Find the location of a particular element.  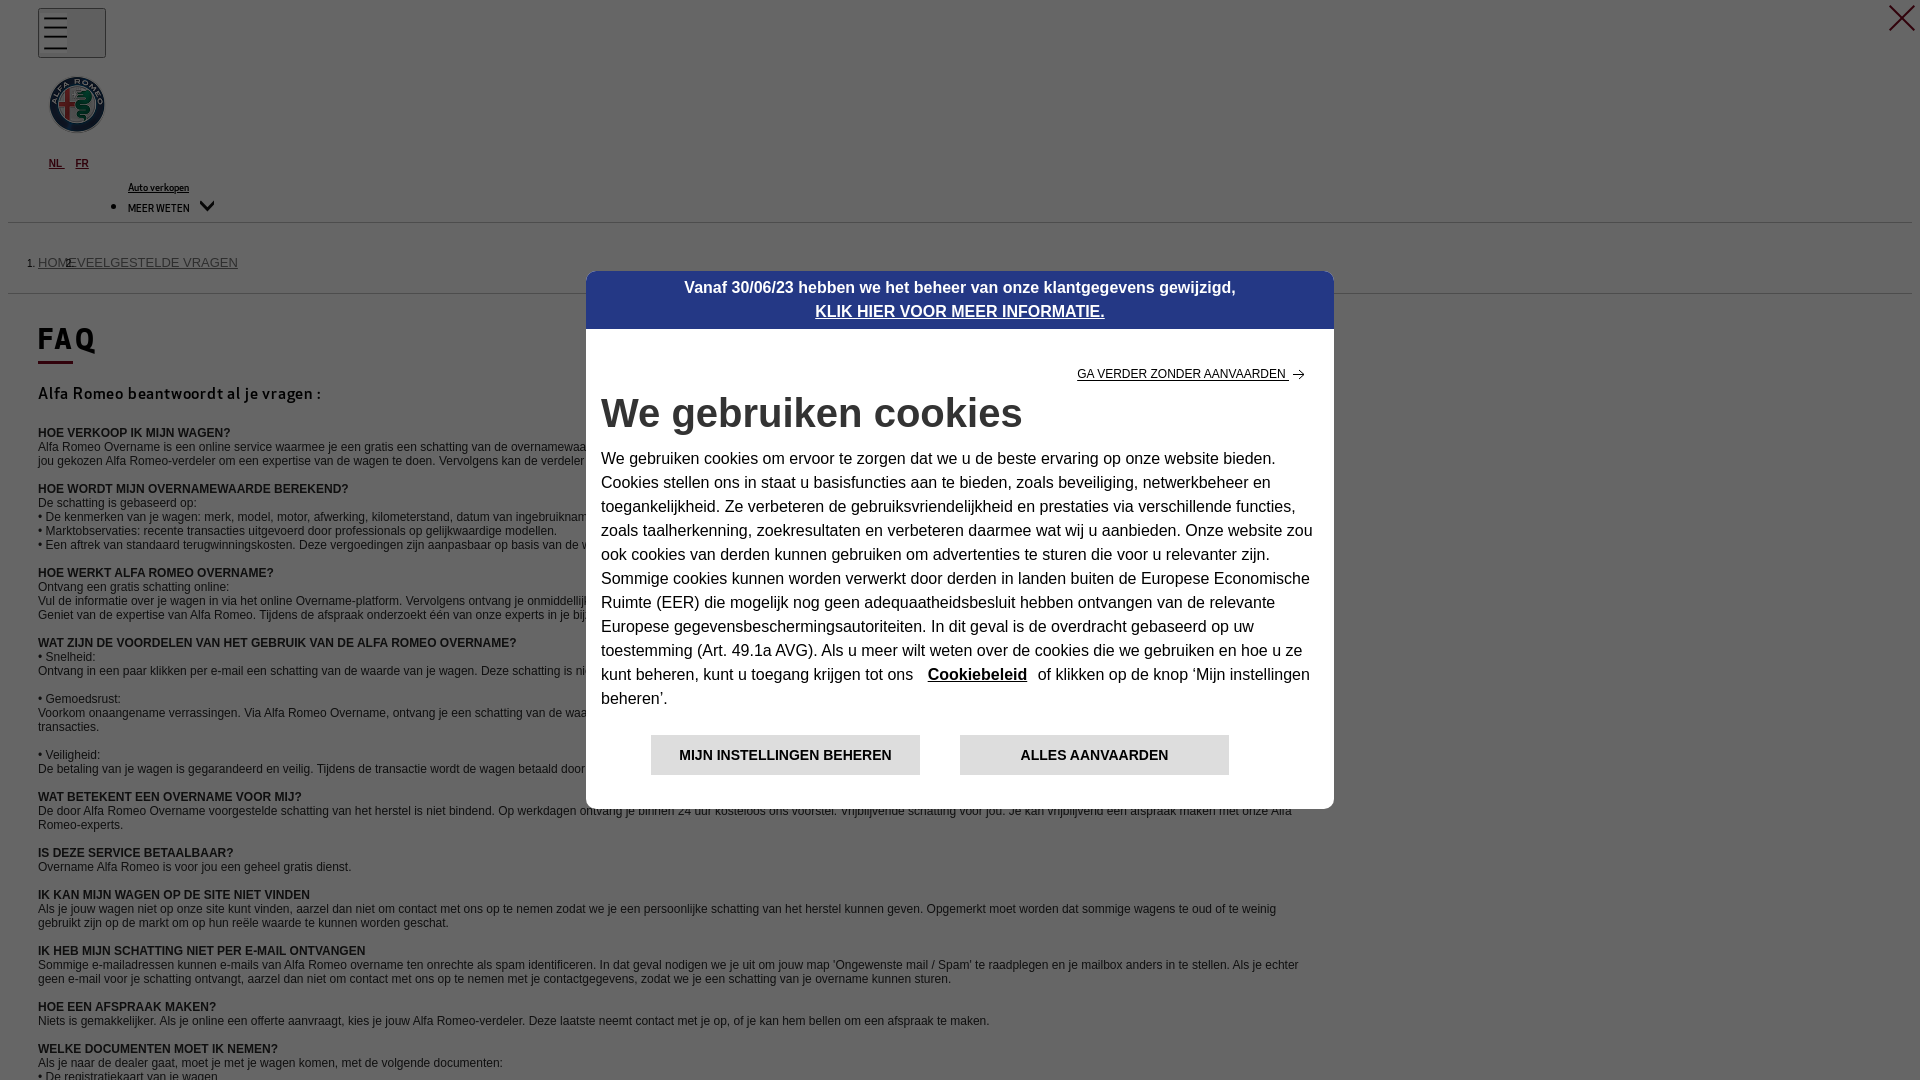

'VEELGESTELDE VRAGEN' is located at coordinates (156, 261).